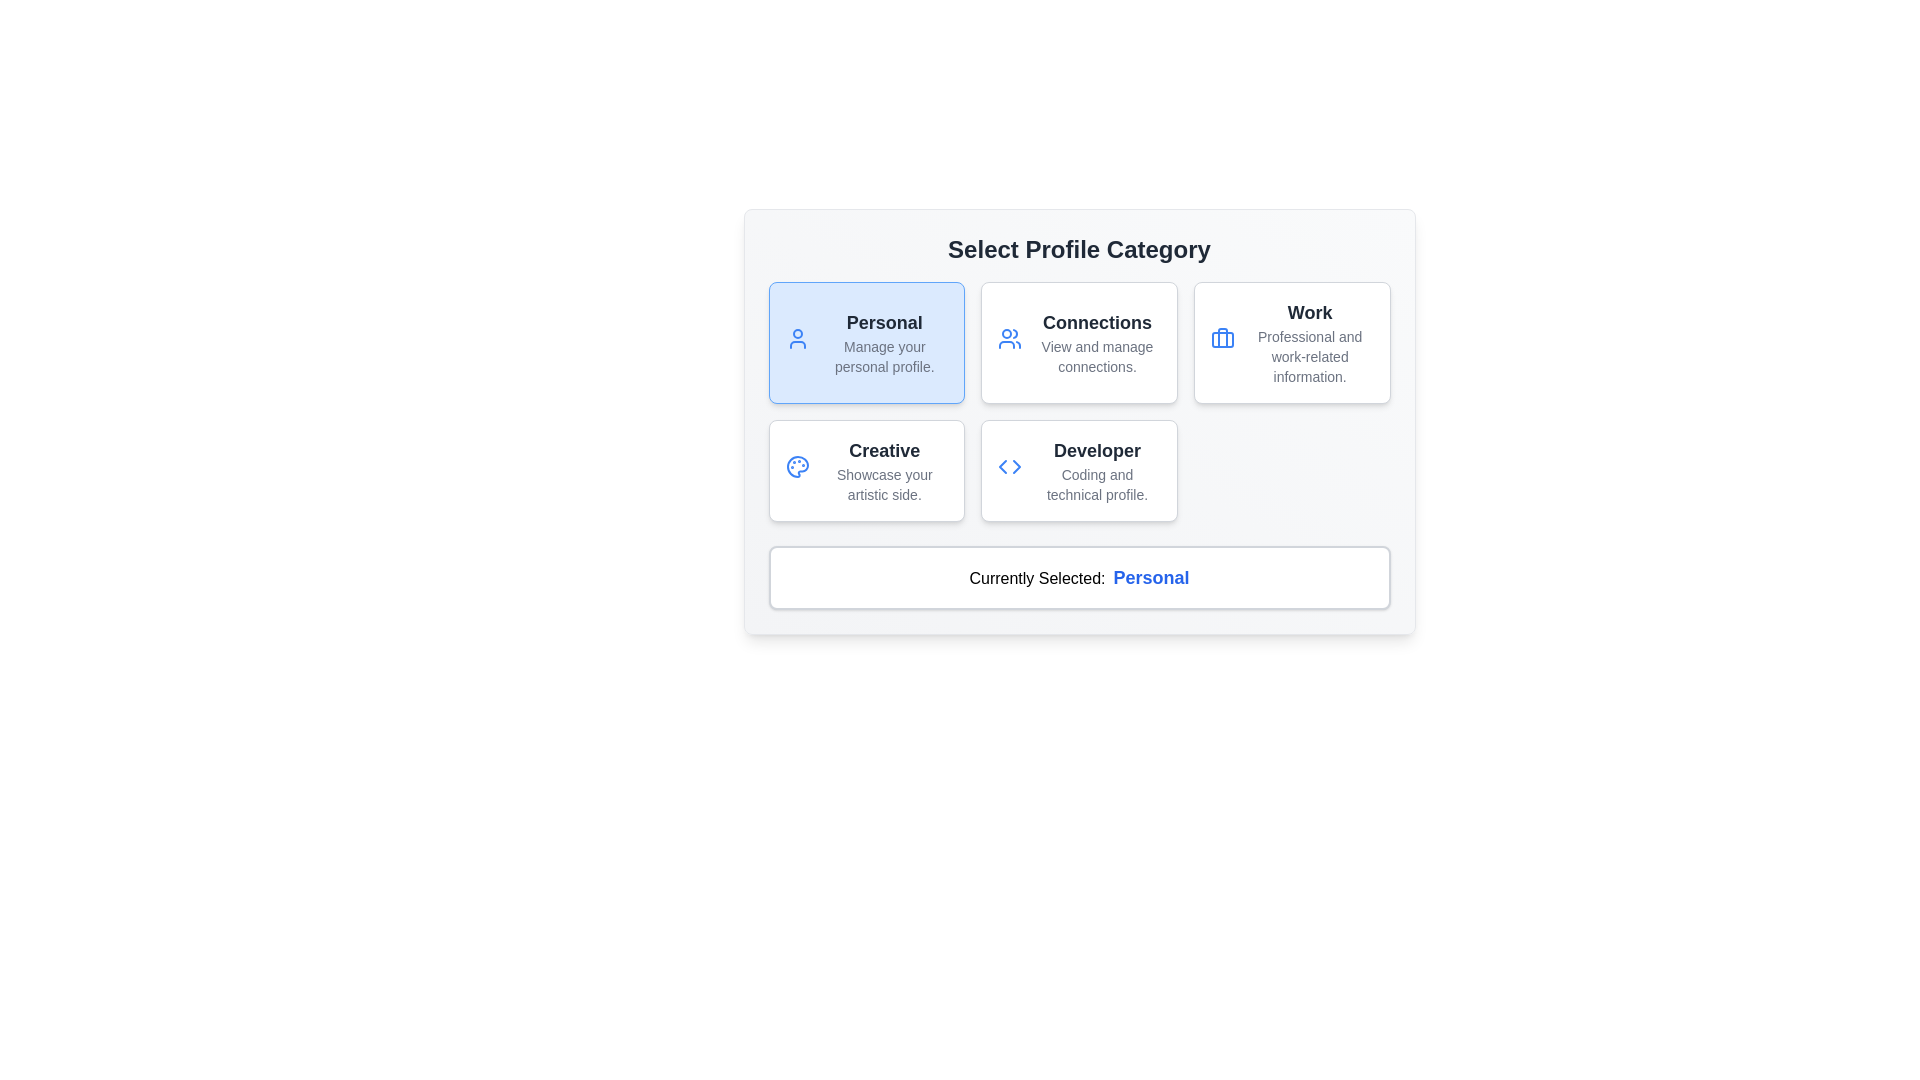 This screenshot has width=1920, height=1080. Describe the element at coordinates (883, 322) in the screenshot. I see `the 'Personal' category label, which serves as the title for the associated card in the 'Select Profile Category' section` at that location.